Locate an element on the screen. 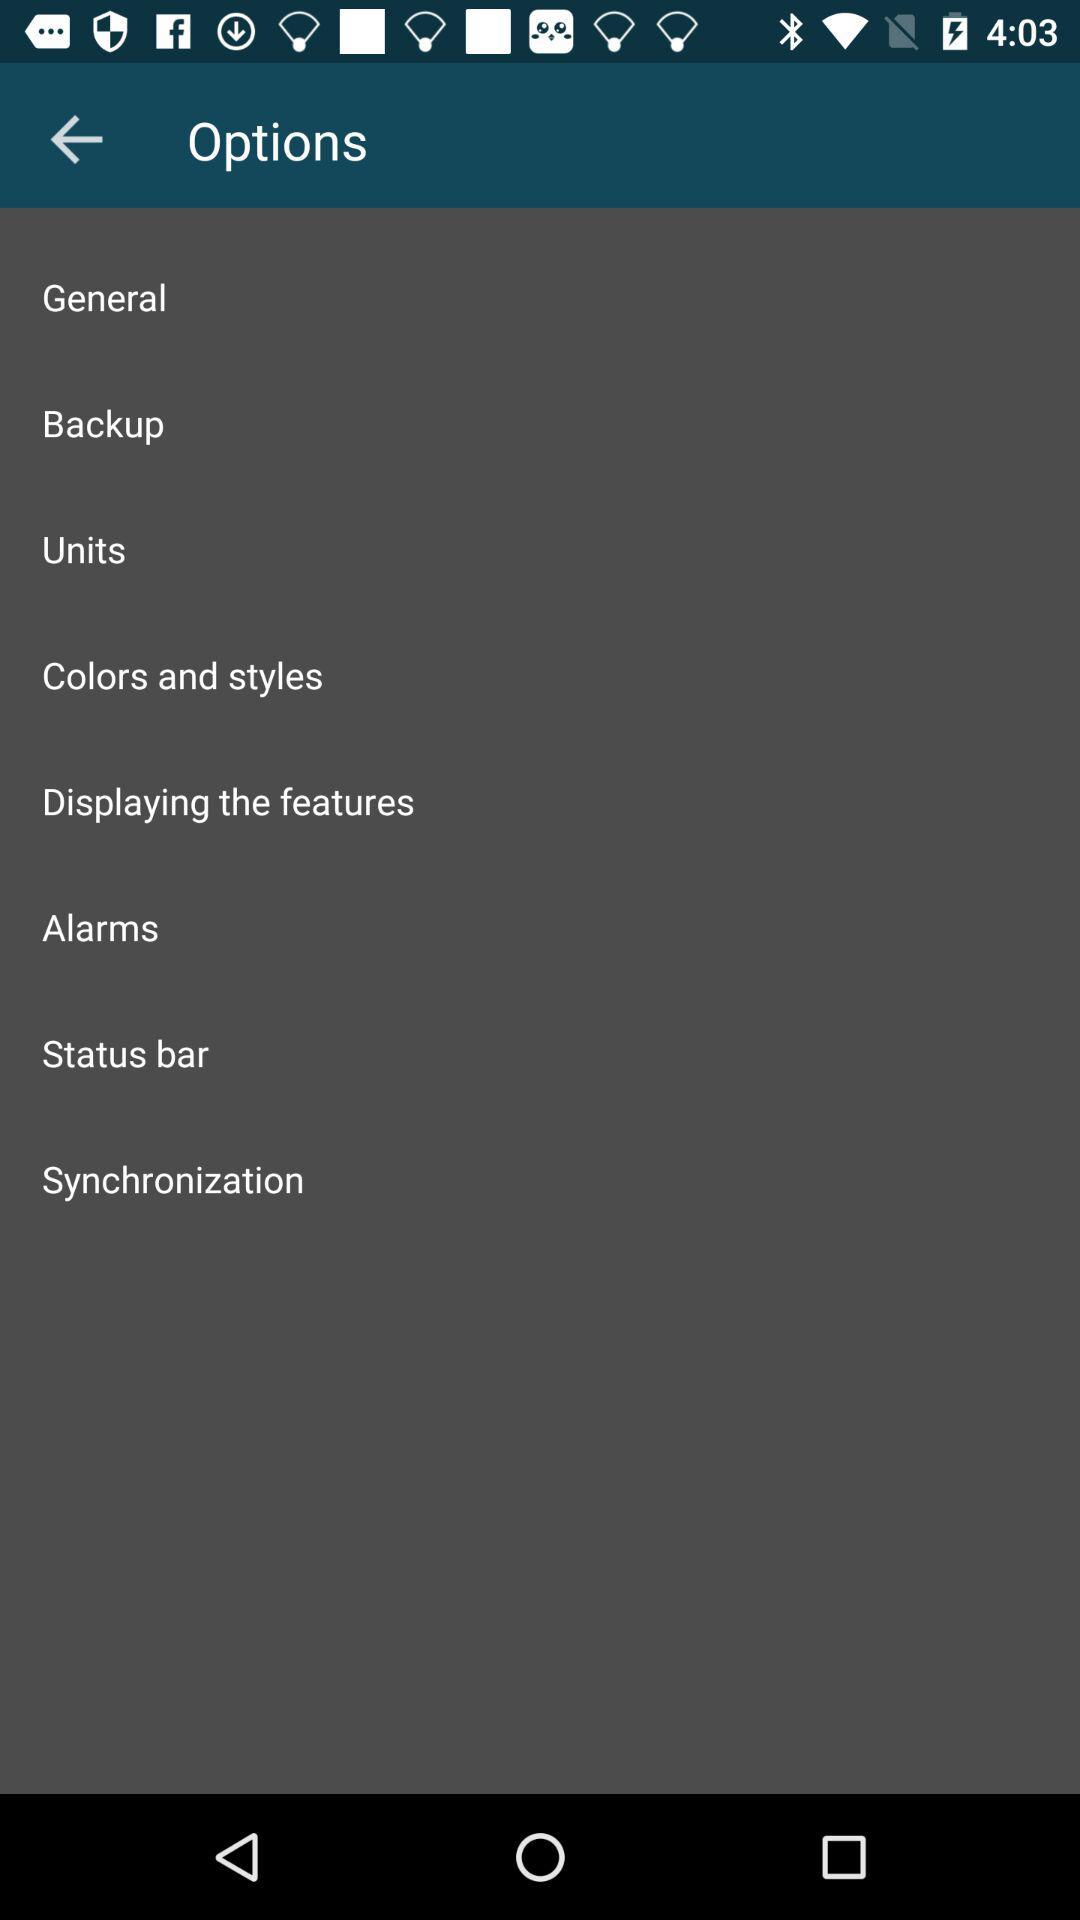 The image size is (1080, 1920). the icon at the top left corner is located at coordinates (75, 138).